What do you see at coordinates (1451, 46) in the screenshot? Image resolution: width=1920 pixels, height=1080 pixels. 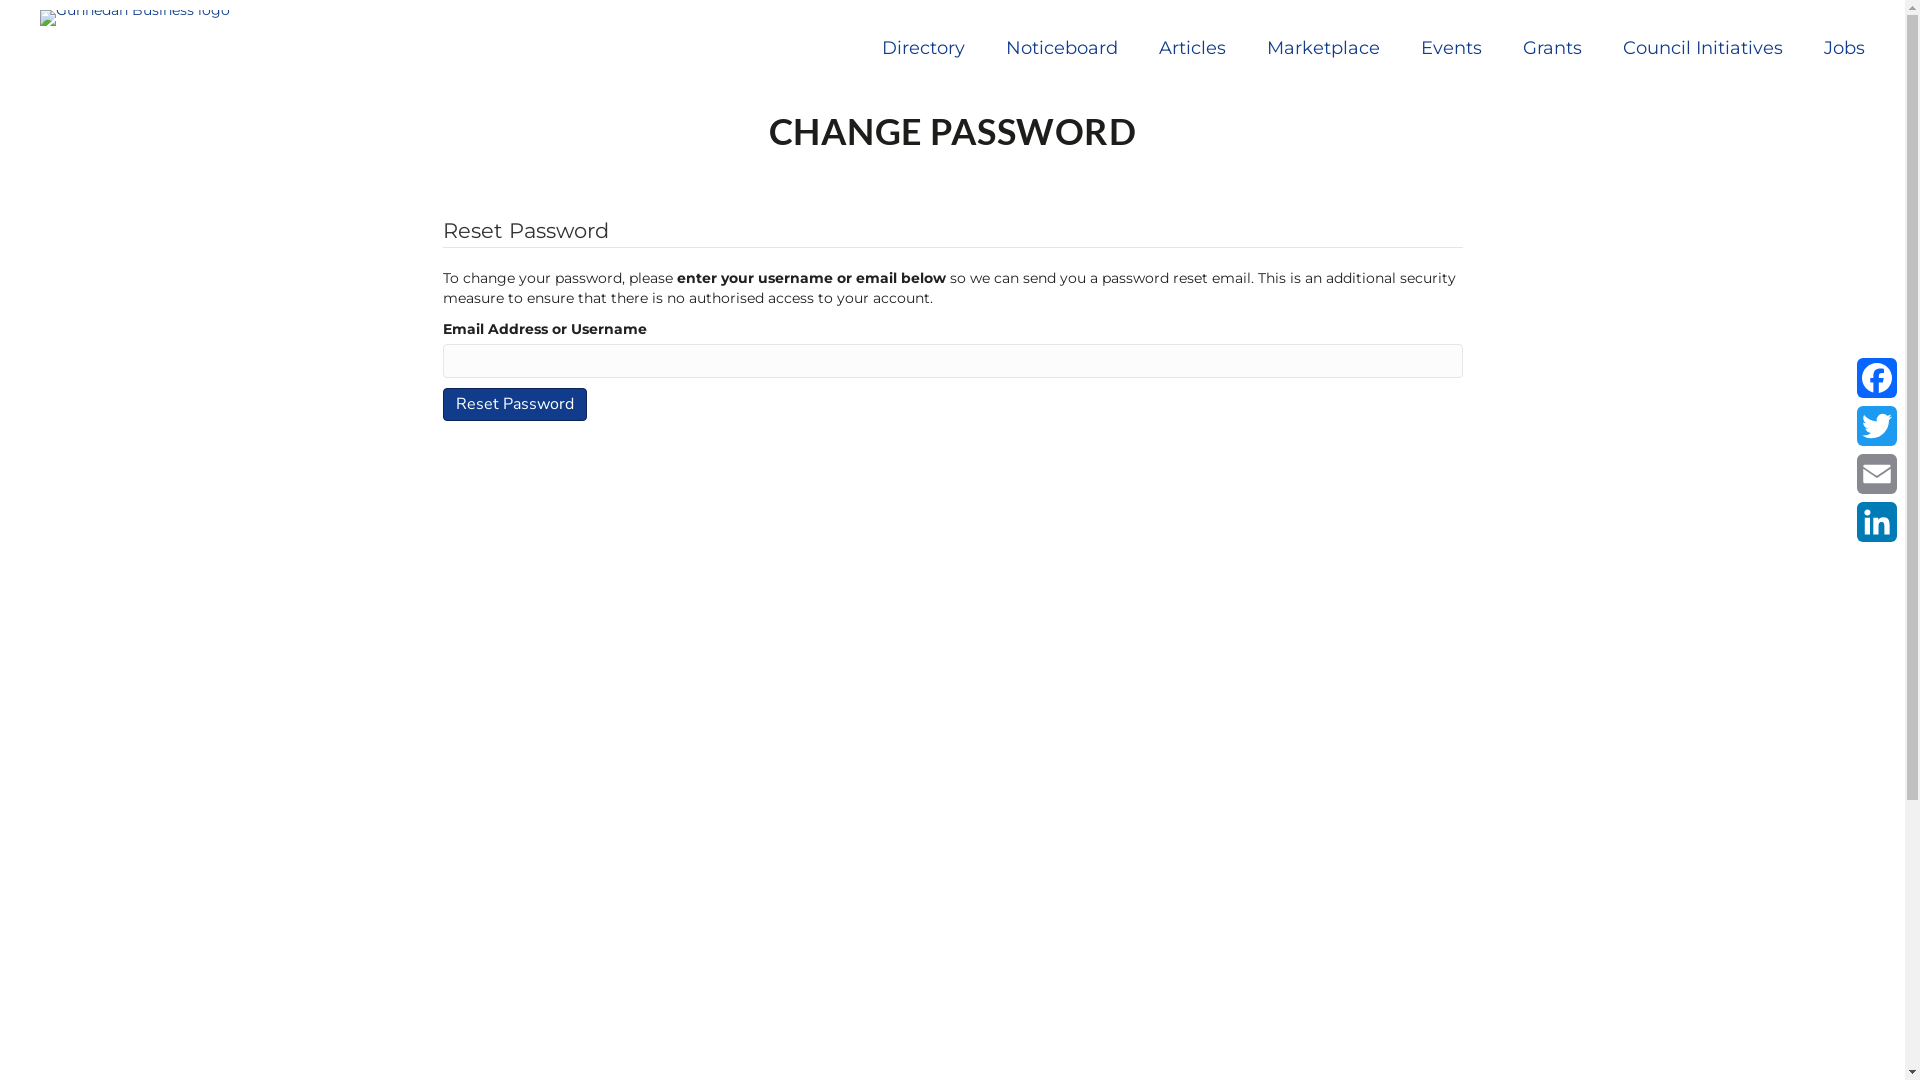 I see `'Events'` at bounding box center [1451, 46].